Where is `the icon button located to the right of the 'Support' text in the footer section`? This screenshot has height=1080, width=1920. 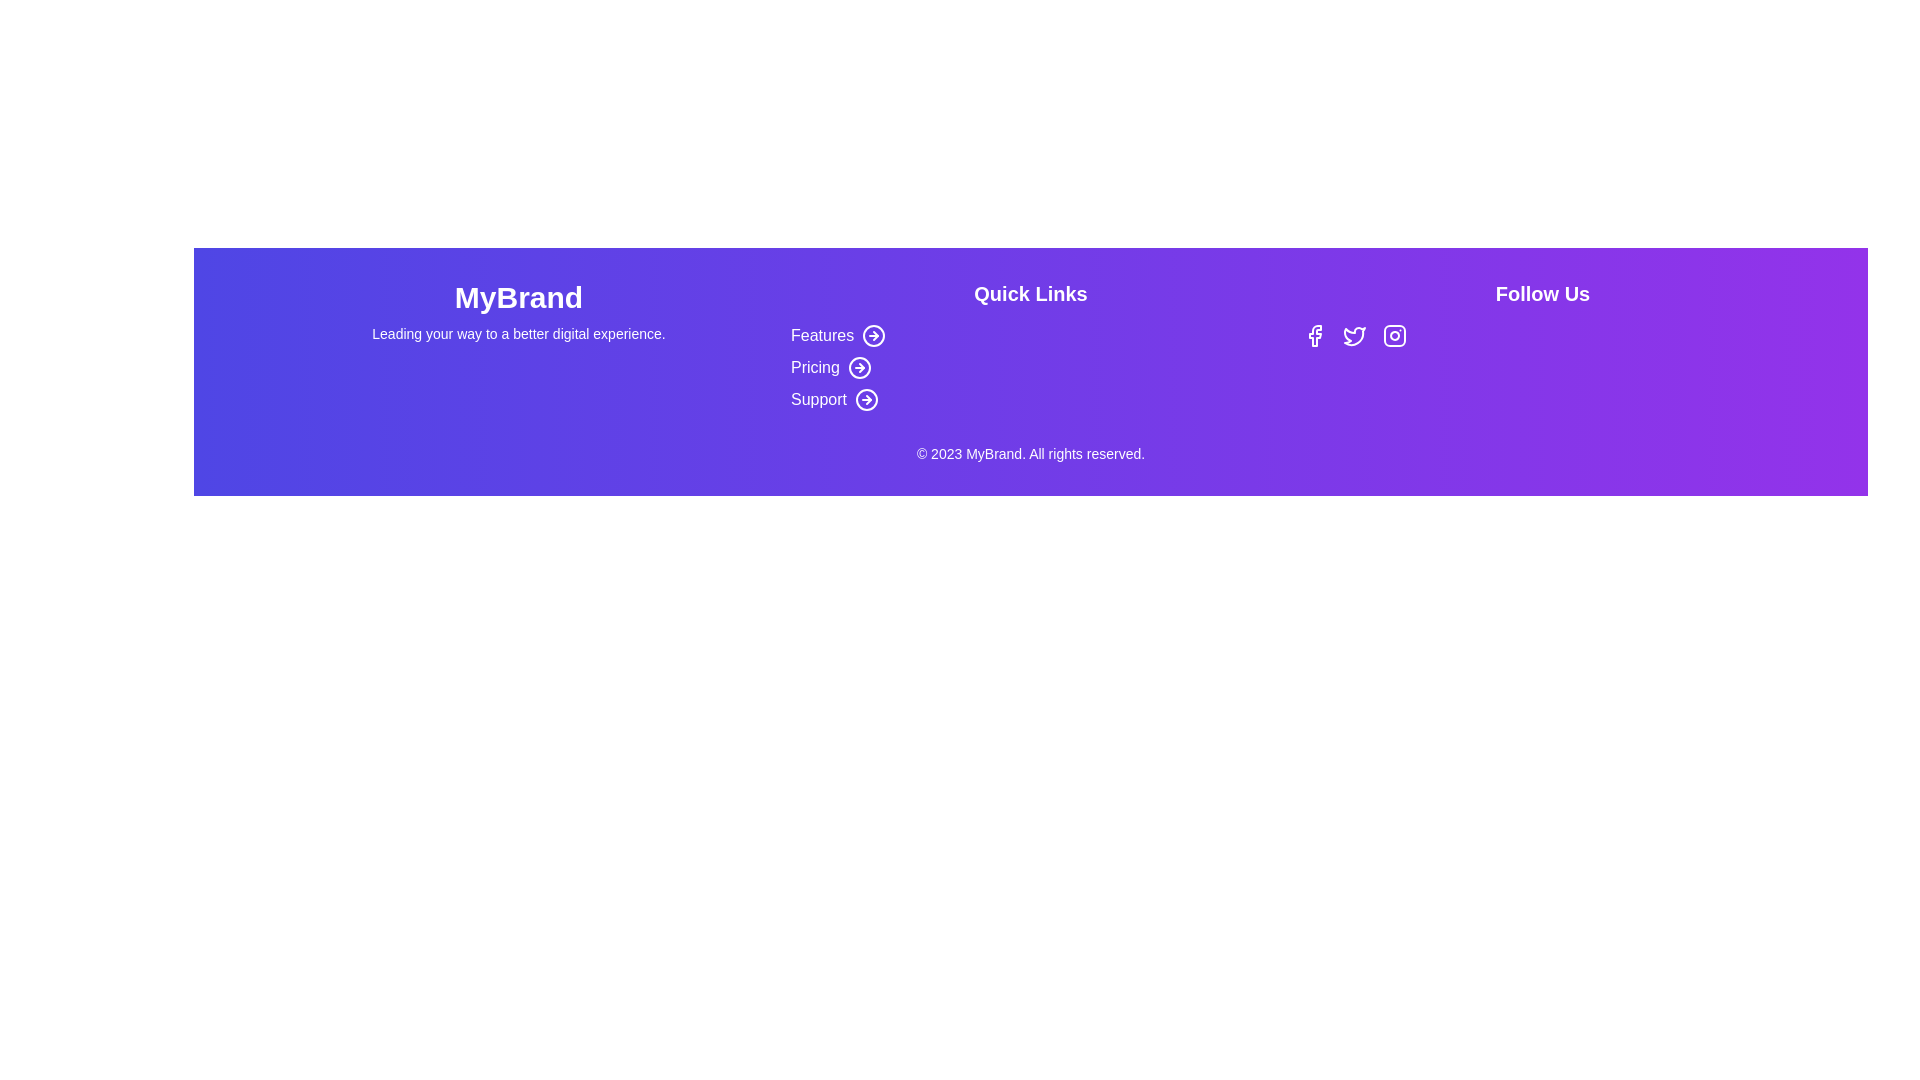 the icon button located to the right of the 'Support' text in the footer section is located at coordinates (867, 400).